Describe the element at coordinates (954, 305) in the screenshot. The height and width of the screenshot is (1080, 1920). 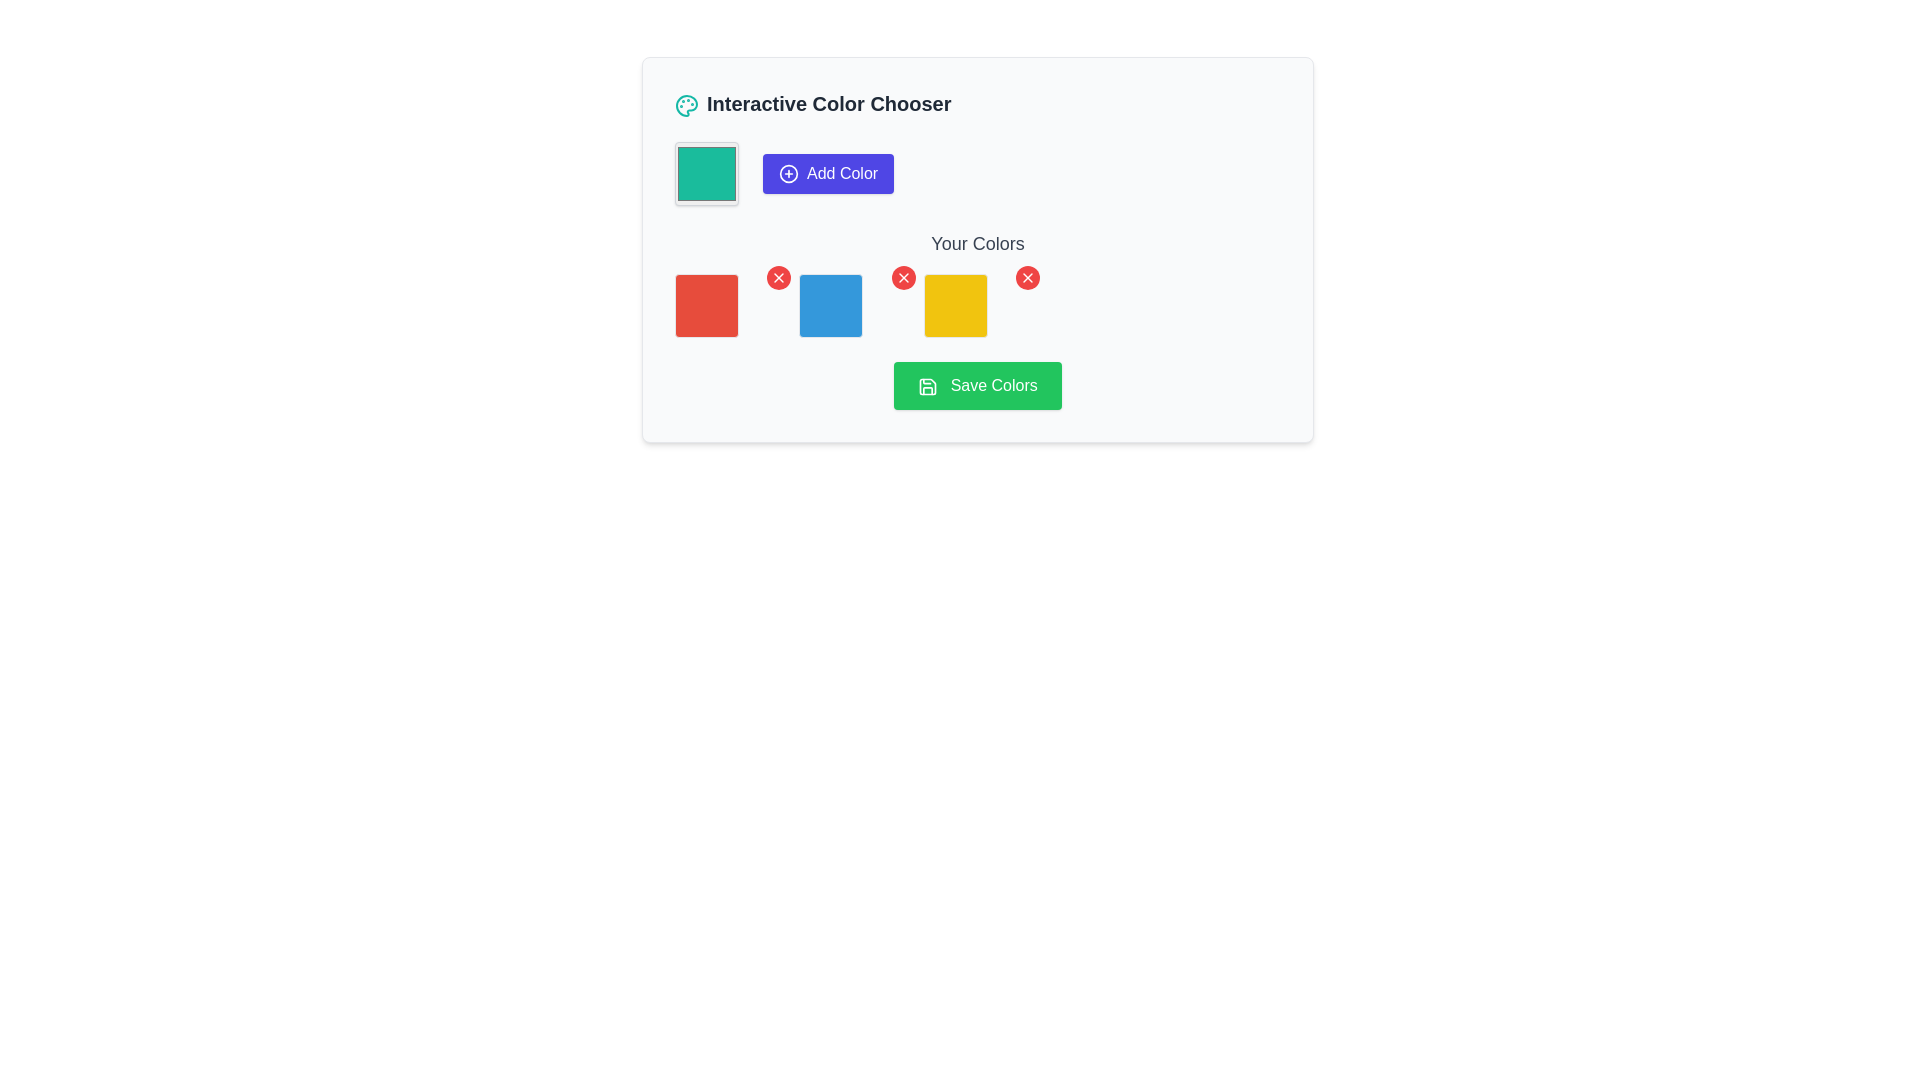
I see `the color display box with a vibrant yellow background, which is the third square in the 'Your Colors' section, located above the 'Save Colors' button` at that location.